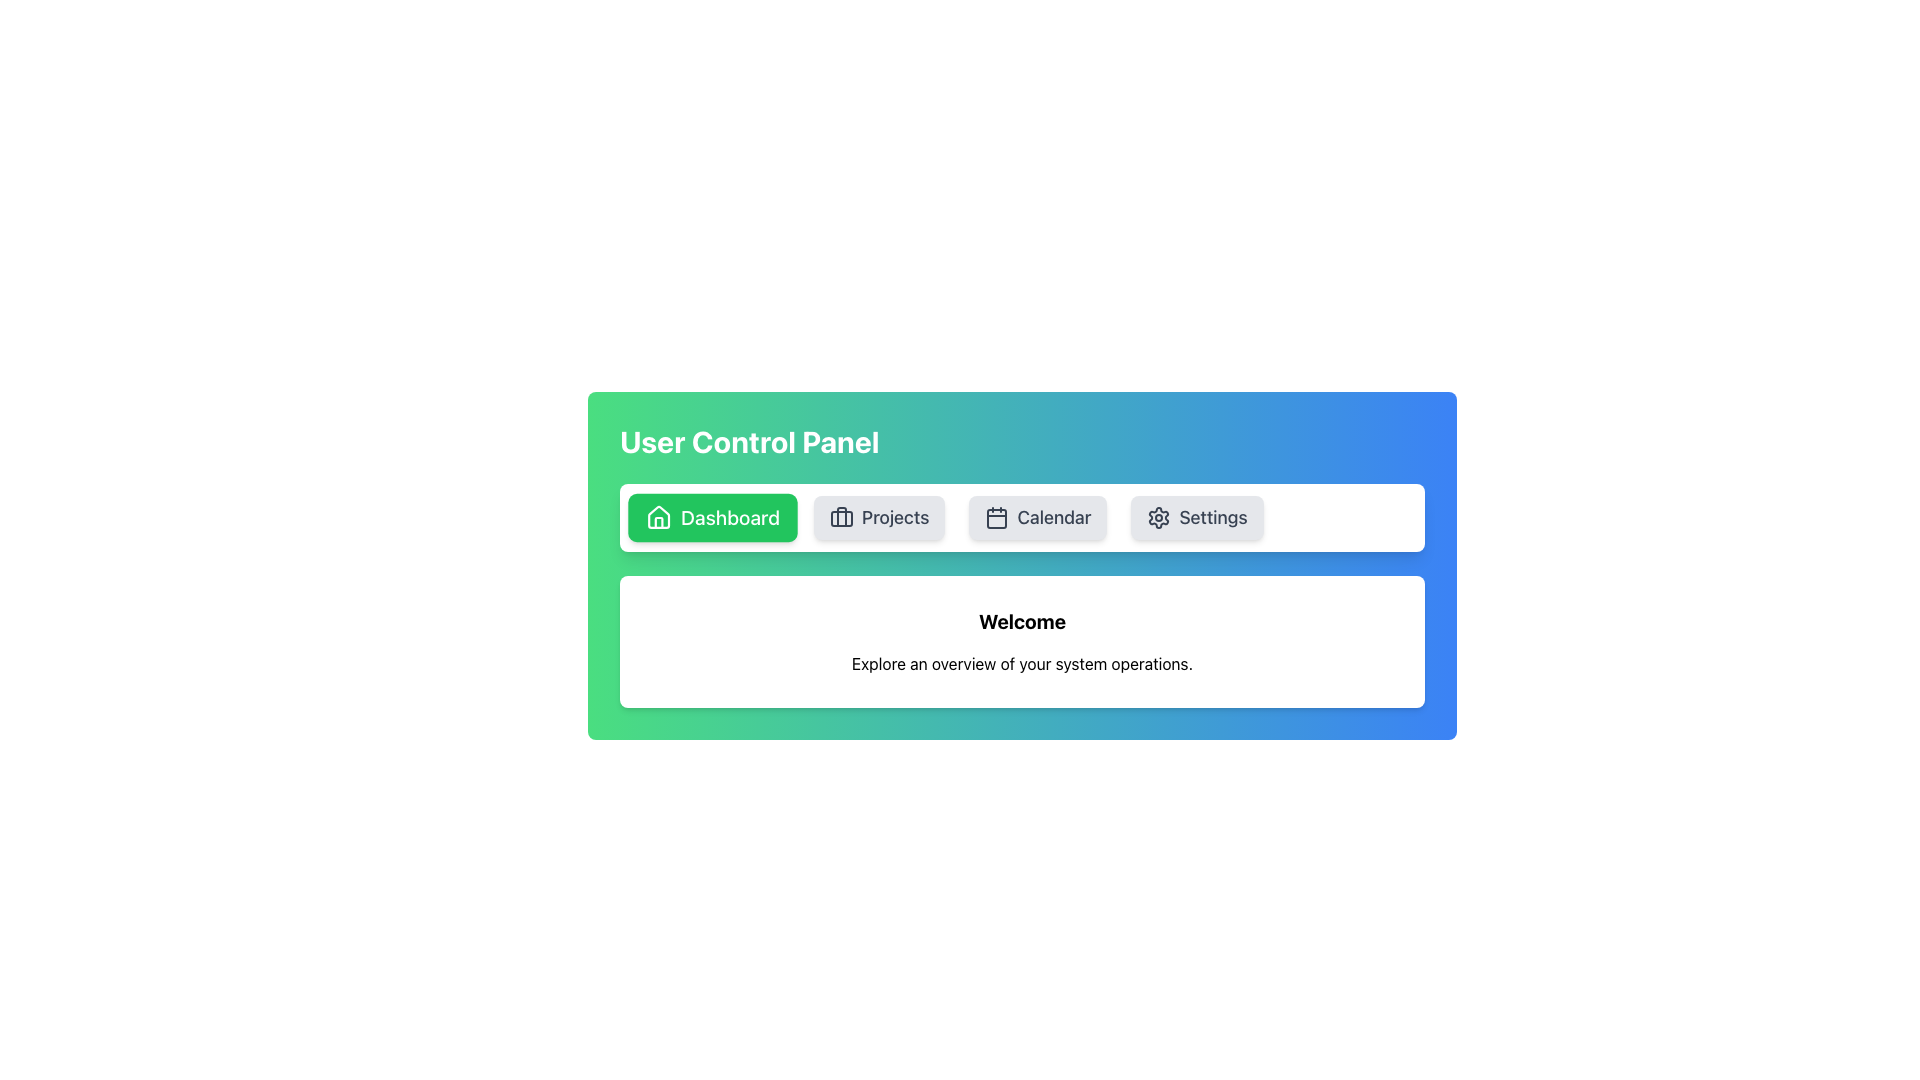 This screenshot has width=1920, height=1080. I want to click on the 'Calendar' button, so click(1038, 516).